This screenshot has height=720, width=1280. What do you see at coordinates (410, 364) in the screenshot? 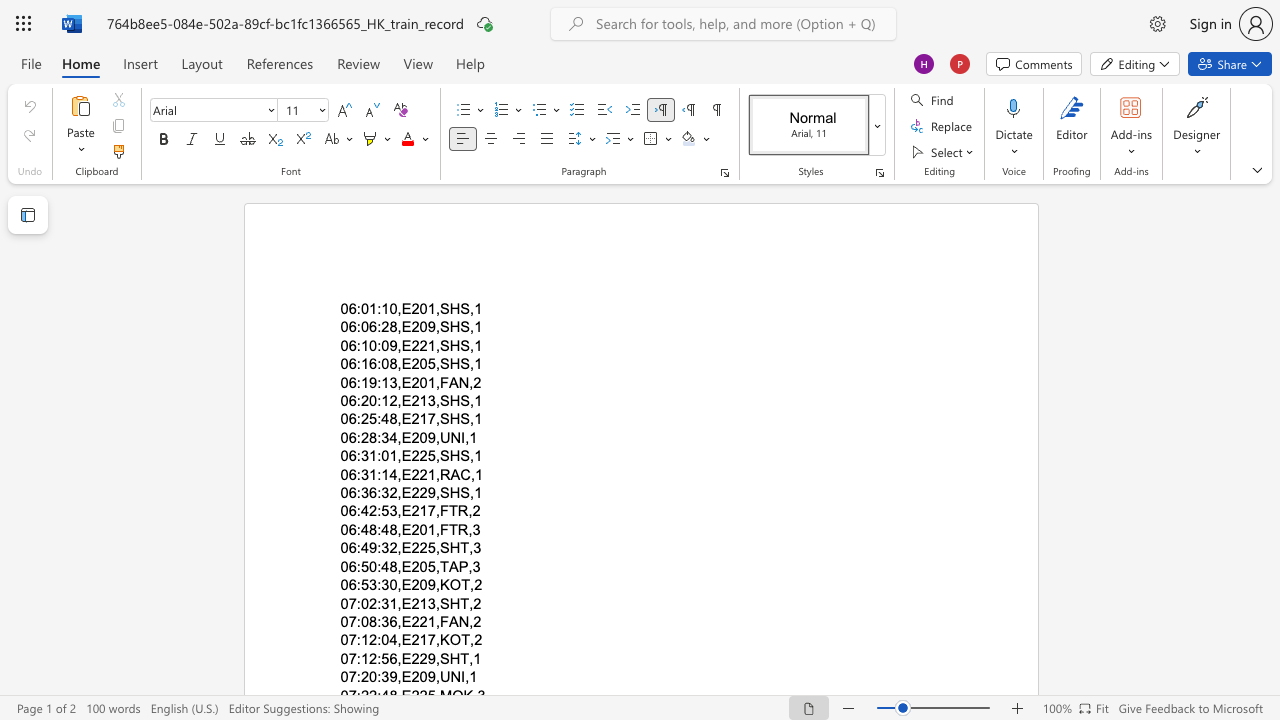
I see `the subset text "205,SHS" within the text "06:16:08,E205,SHS,1"` at bounding box center [410, 364].